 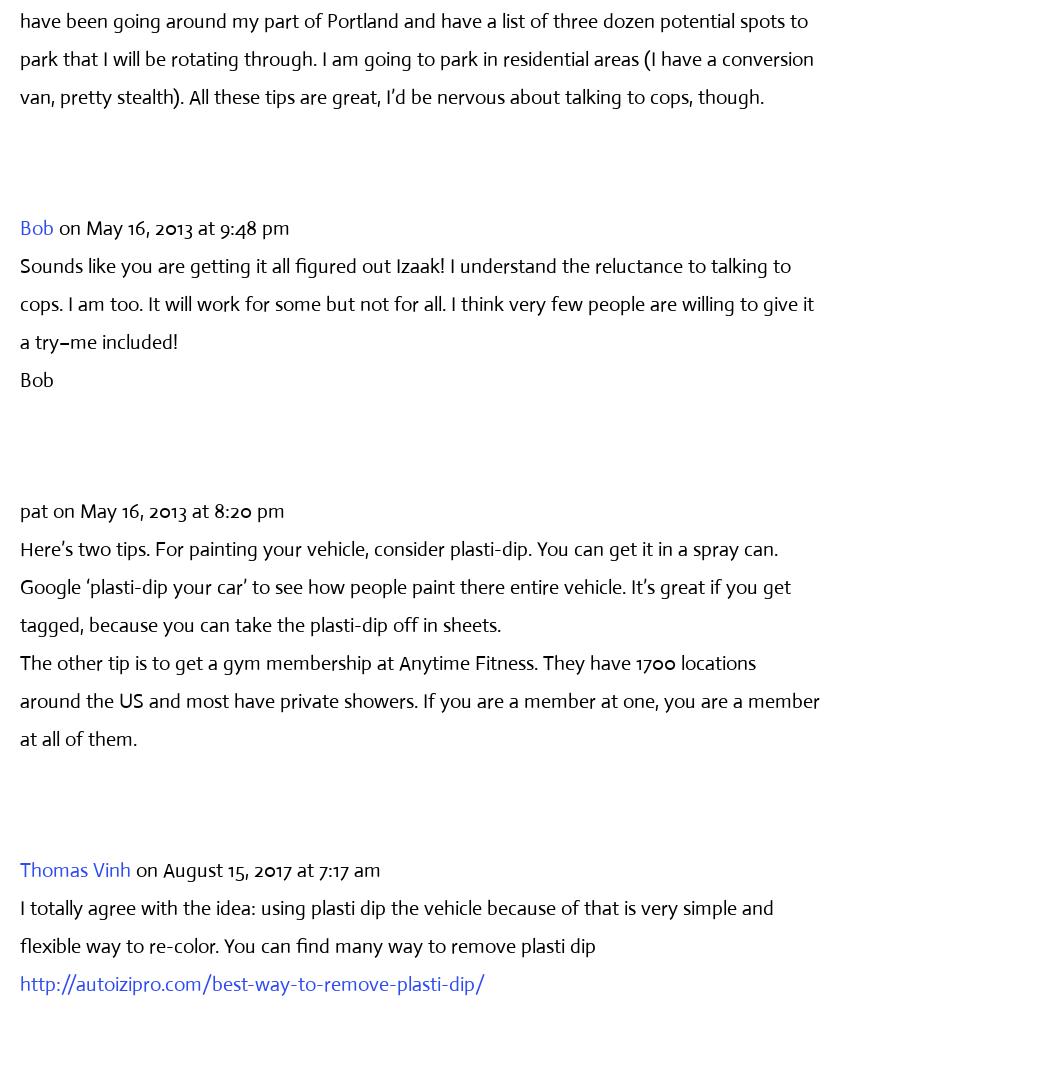 I want to click on 'on May 16, 2013 at 9:48 pm', so click(x=58, y=226).